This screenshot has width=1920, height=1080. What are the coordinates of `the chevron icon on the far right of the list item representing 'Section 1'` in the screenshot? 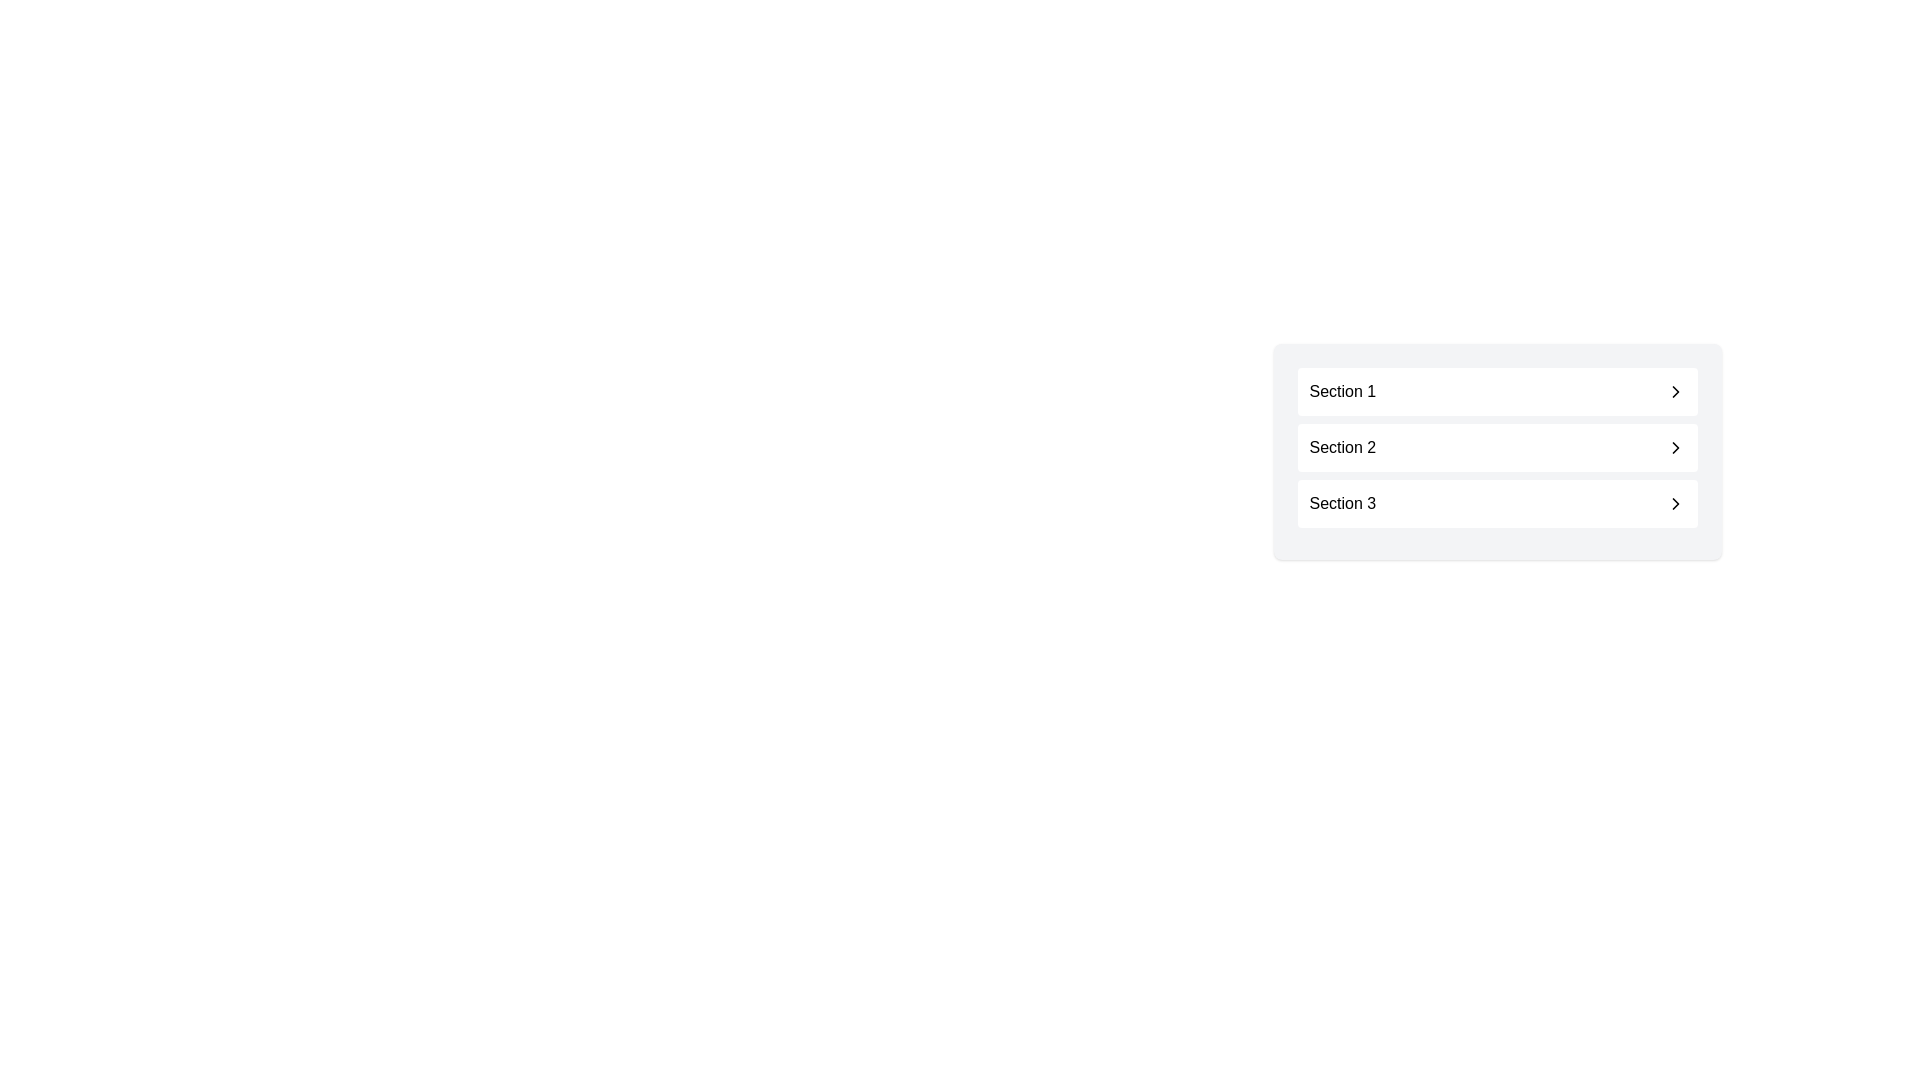 It's located at (1675, 392).